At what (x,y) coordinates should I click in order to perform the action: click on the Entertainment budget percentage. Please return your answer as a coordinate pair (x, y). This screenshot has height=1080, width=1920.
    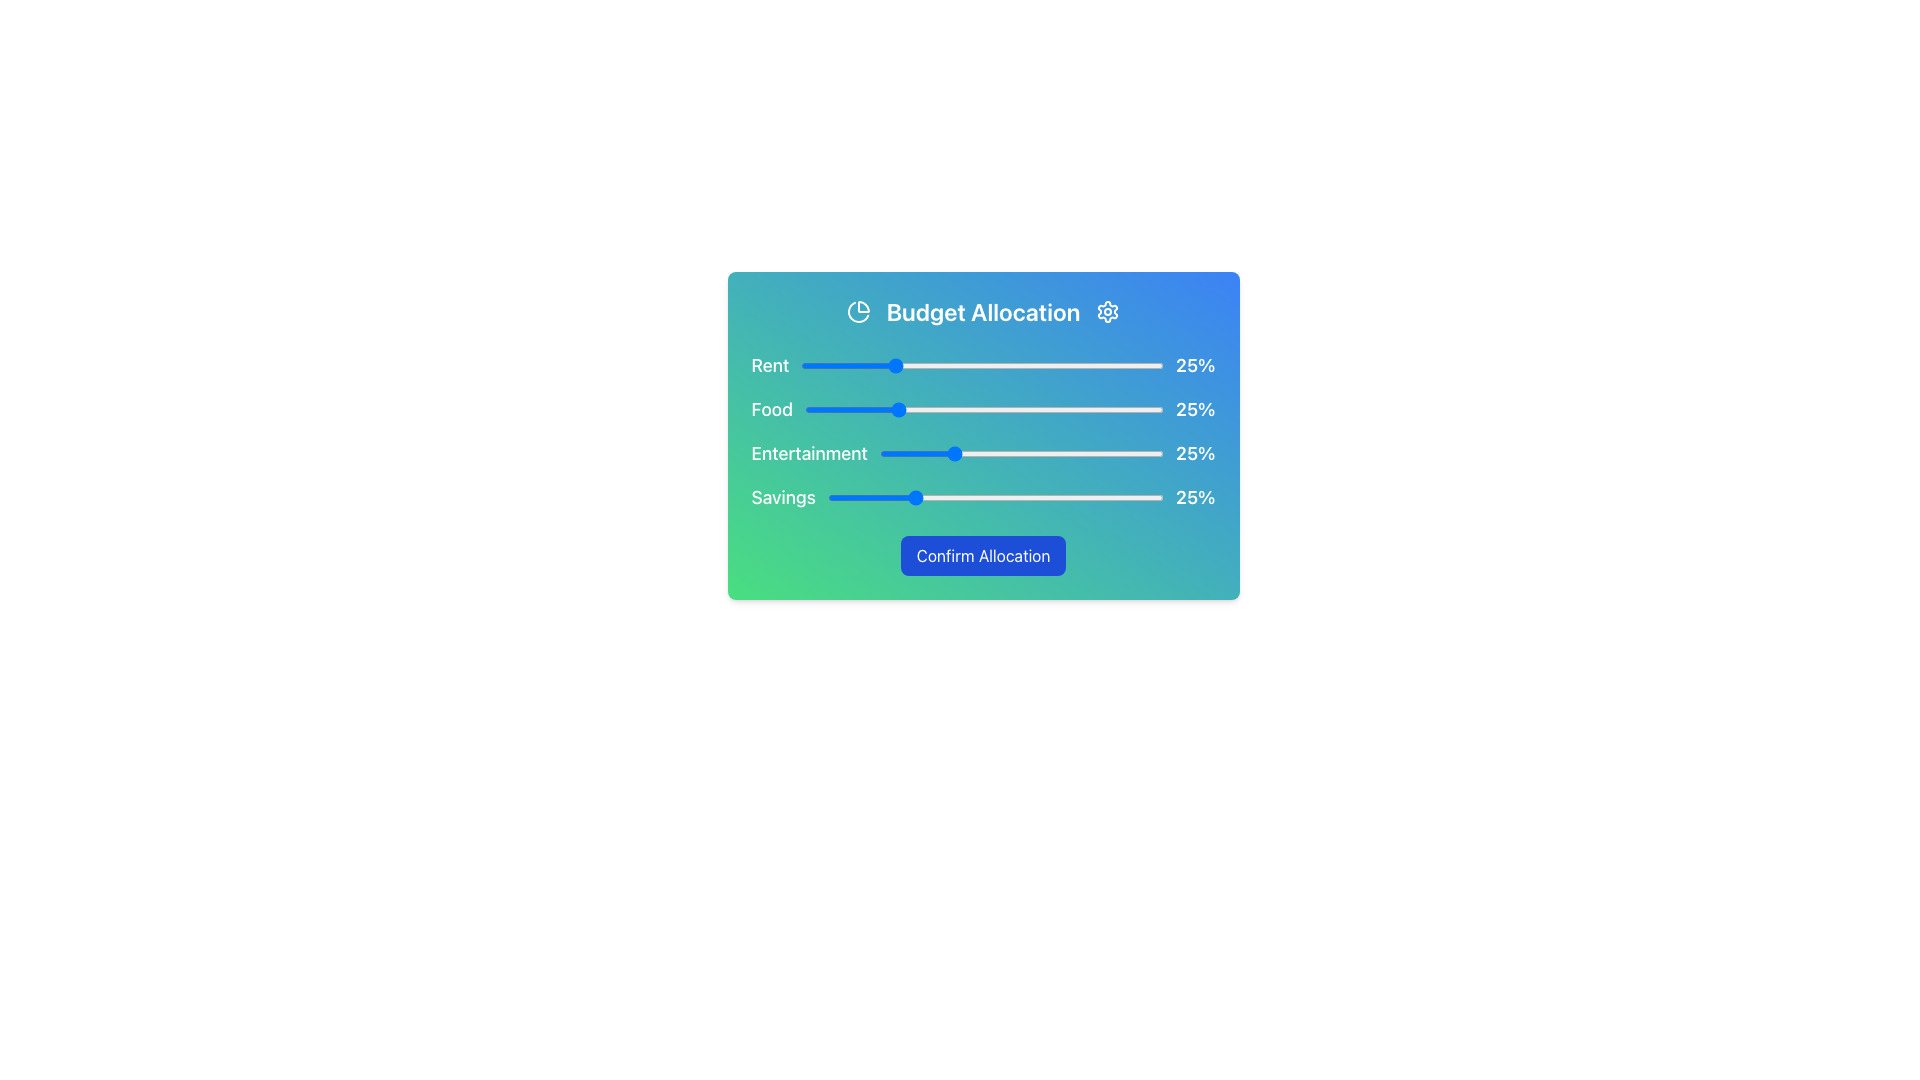
    Looking at the image, I should click on (1039, 454).